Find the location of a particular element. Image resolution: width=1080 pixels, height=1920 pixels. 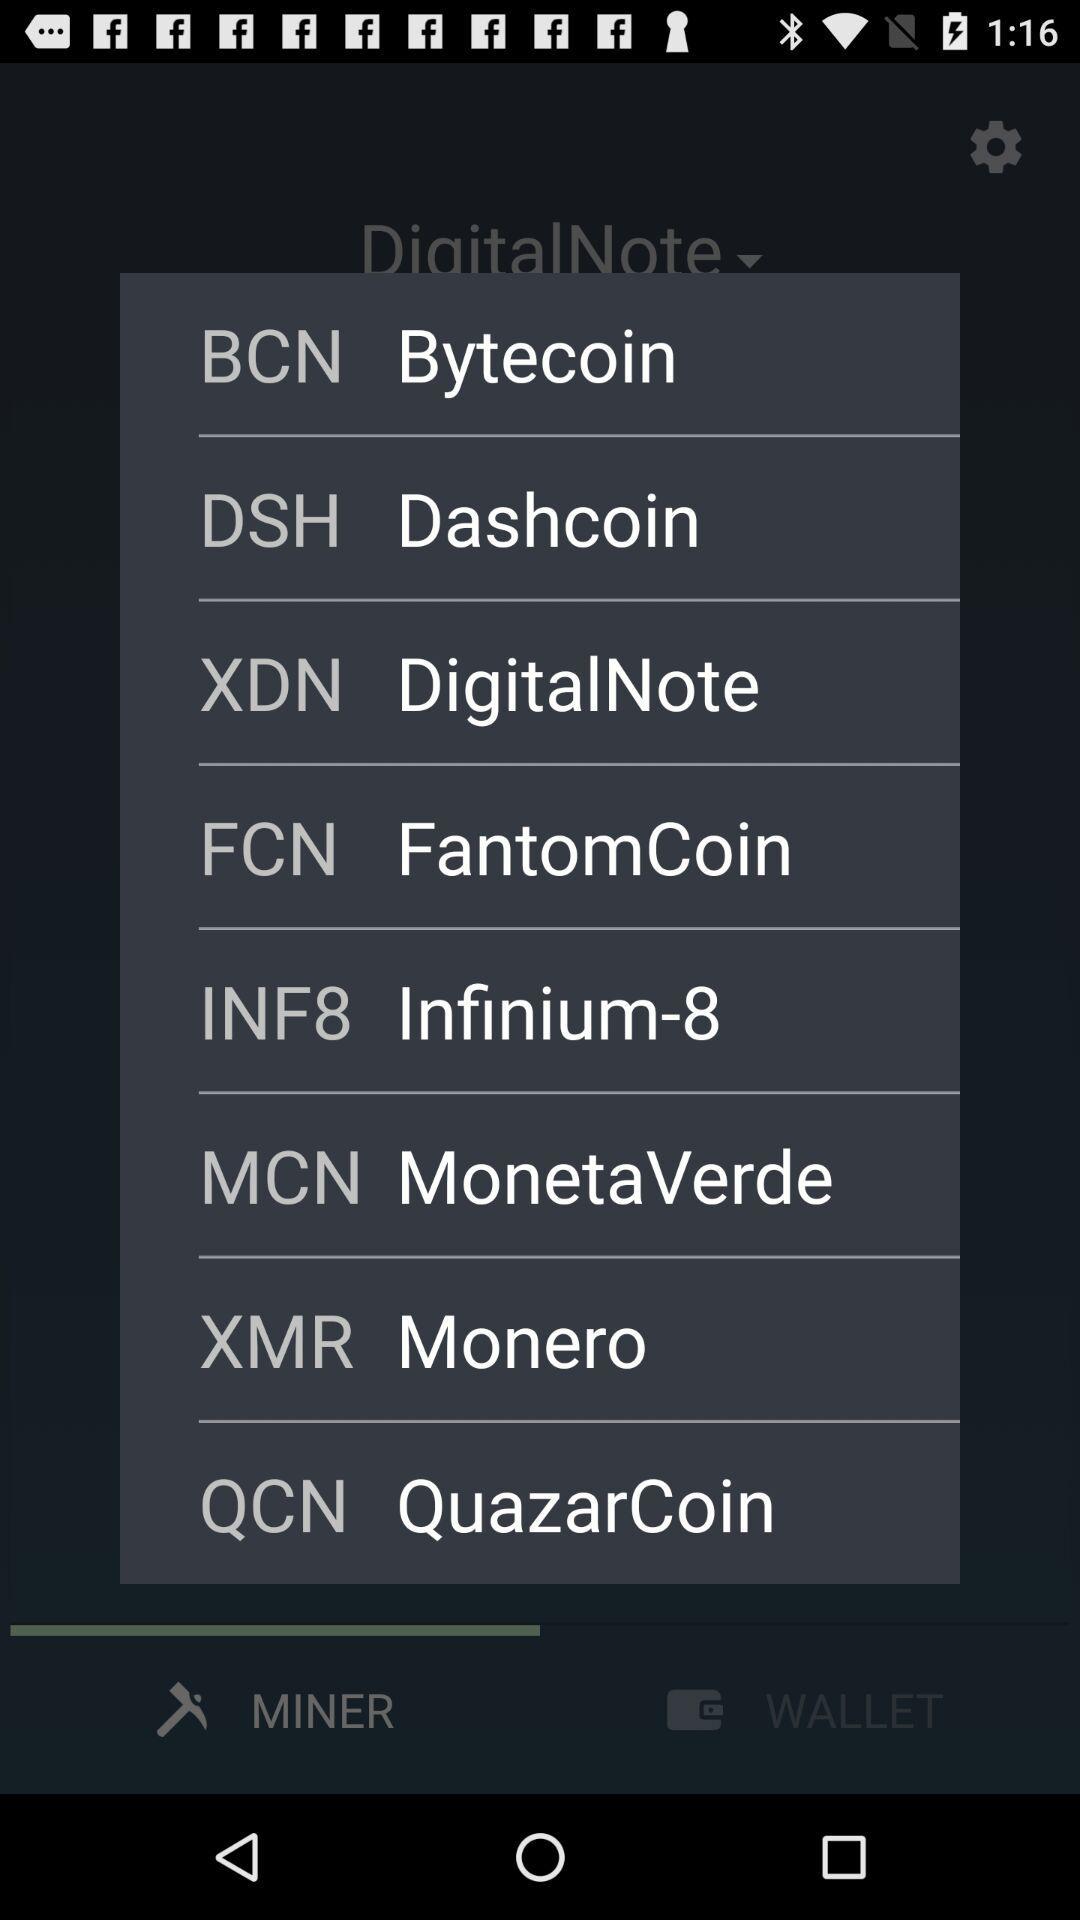

digitalnote app is located at coordinates (651, 682).